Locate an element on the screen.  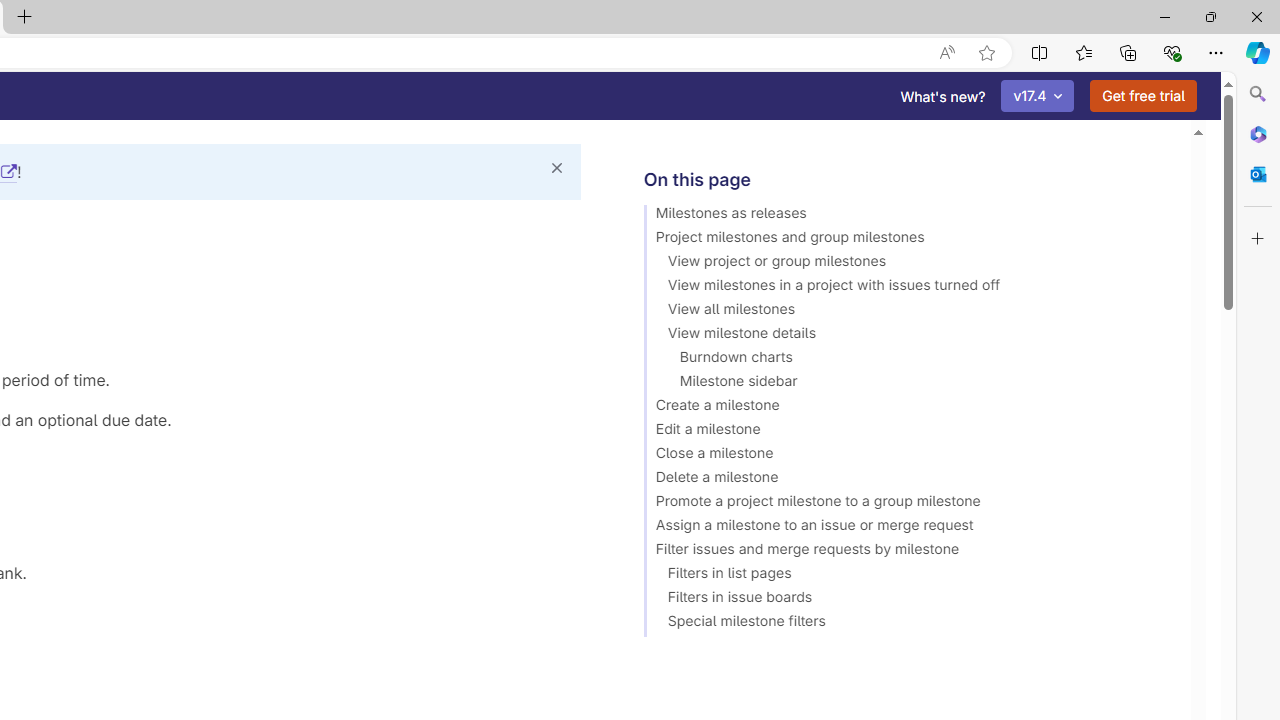
'Create a milestone' is located at coordinates (907, 407).